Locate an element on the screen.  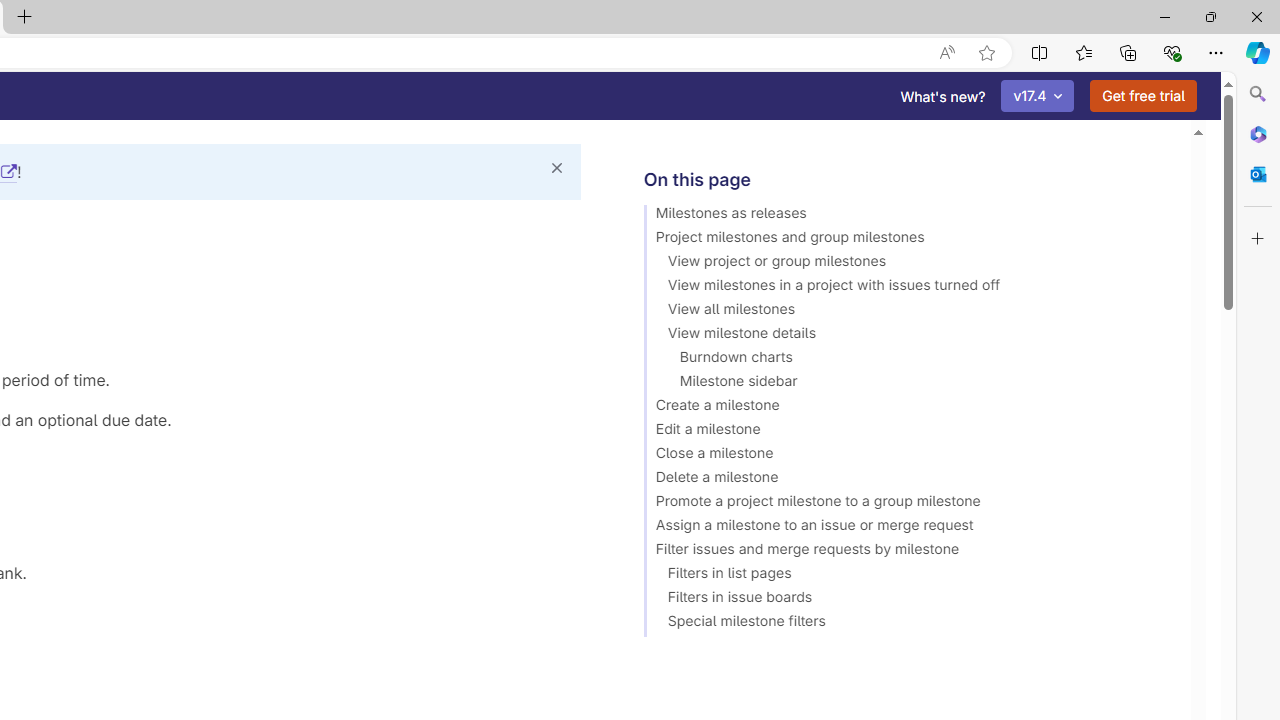
'Create a milestone' is located at coordinates (907, 407).